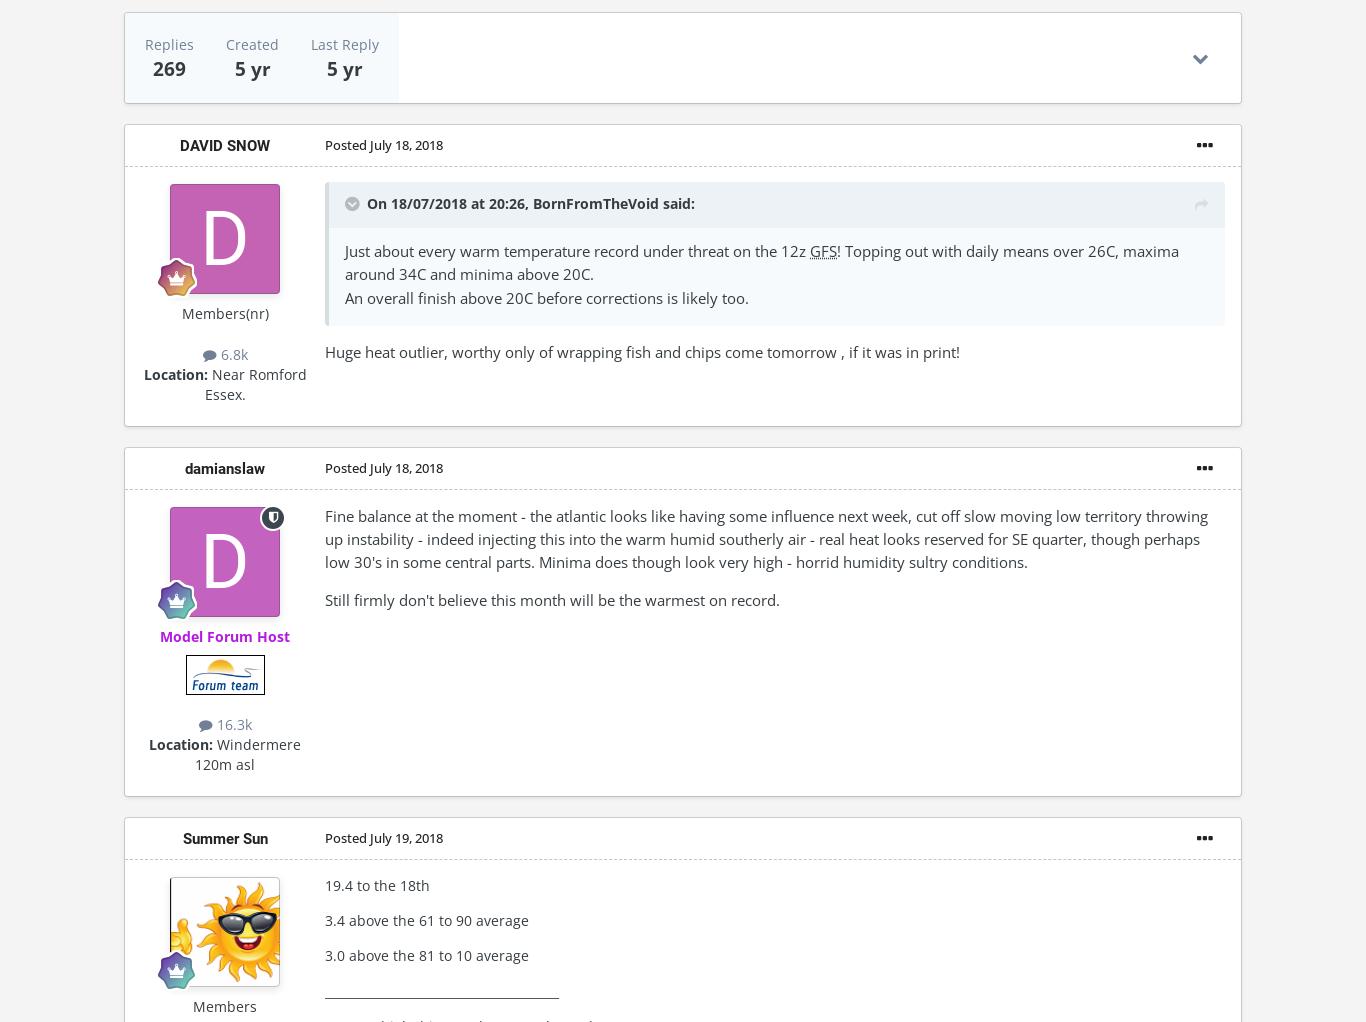 This screenshot has width=1366, height=1022. I want to click on 'Huge heat outlier, worthy only of wrapping fish and chips come tomorrow , if it was in print!', so click(641, 350).